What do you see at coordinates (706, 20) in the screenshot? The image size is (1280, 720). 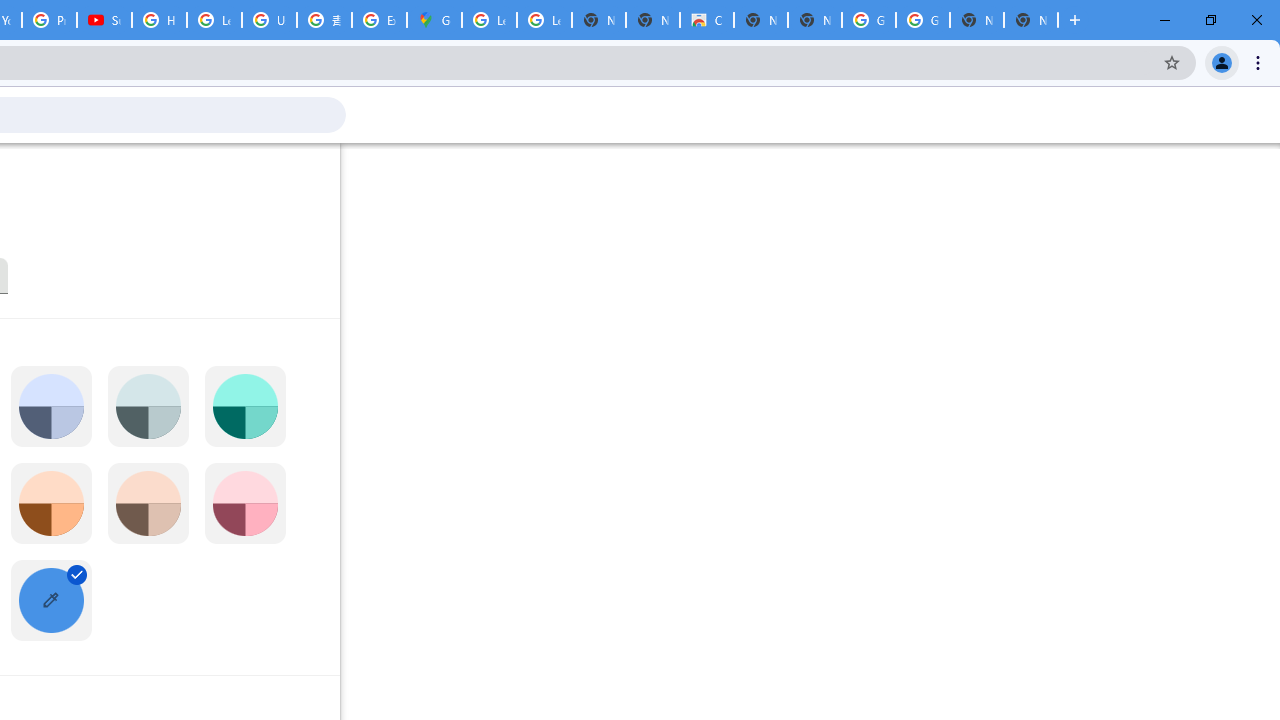 I see `'Chrome Web Store'` at bounding box center [706, 20].